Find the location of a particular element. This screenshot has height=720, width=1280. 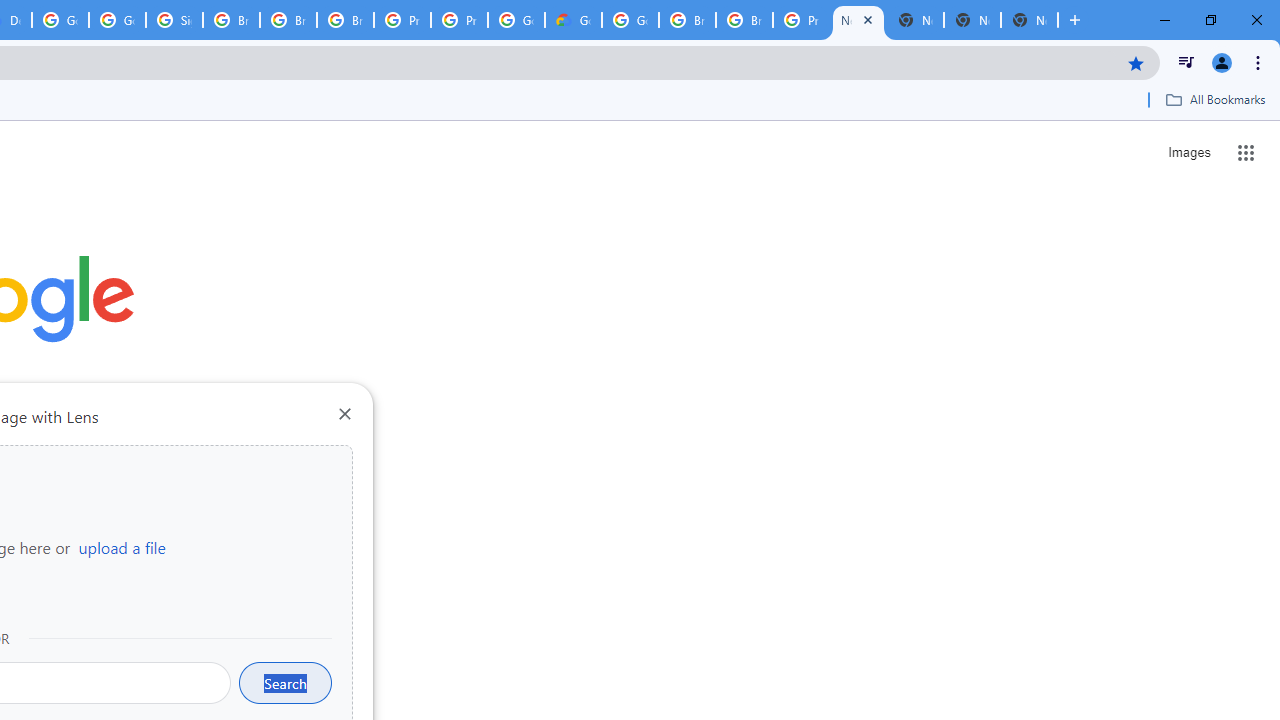

'New Tab' is located at coordinates (1029, 20).